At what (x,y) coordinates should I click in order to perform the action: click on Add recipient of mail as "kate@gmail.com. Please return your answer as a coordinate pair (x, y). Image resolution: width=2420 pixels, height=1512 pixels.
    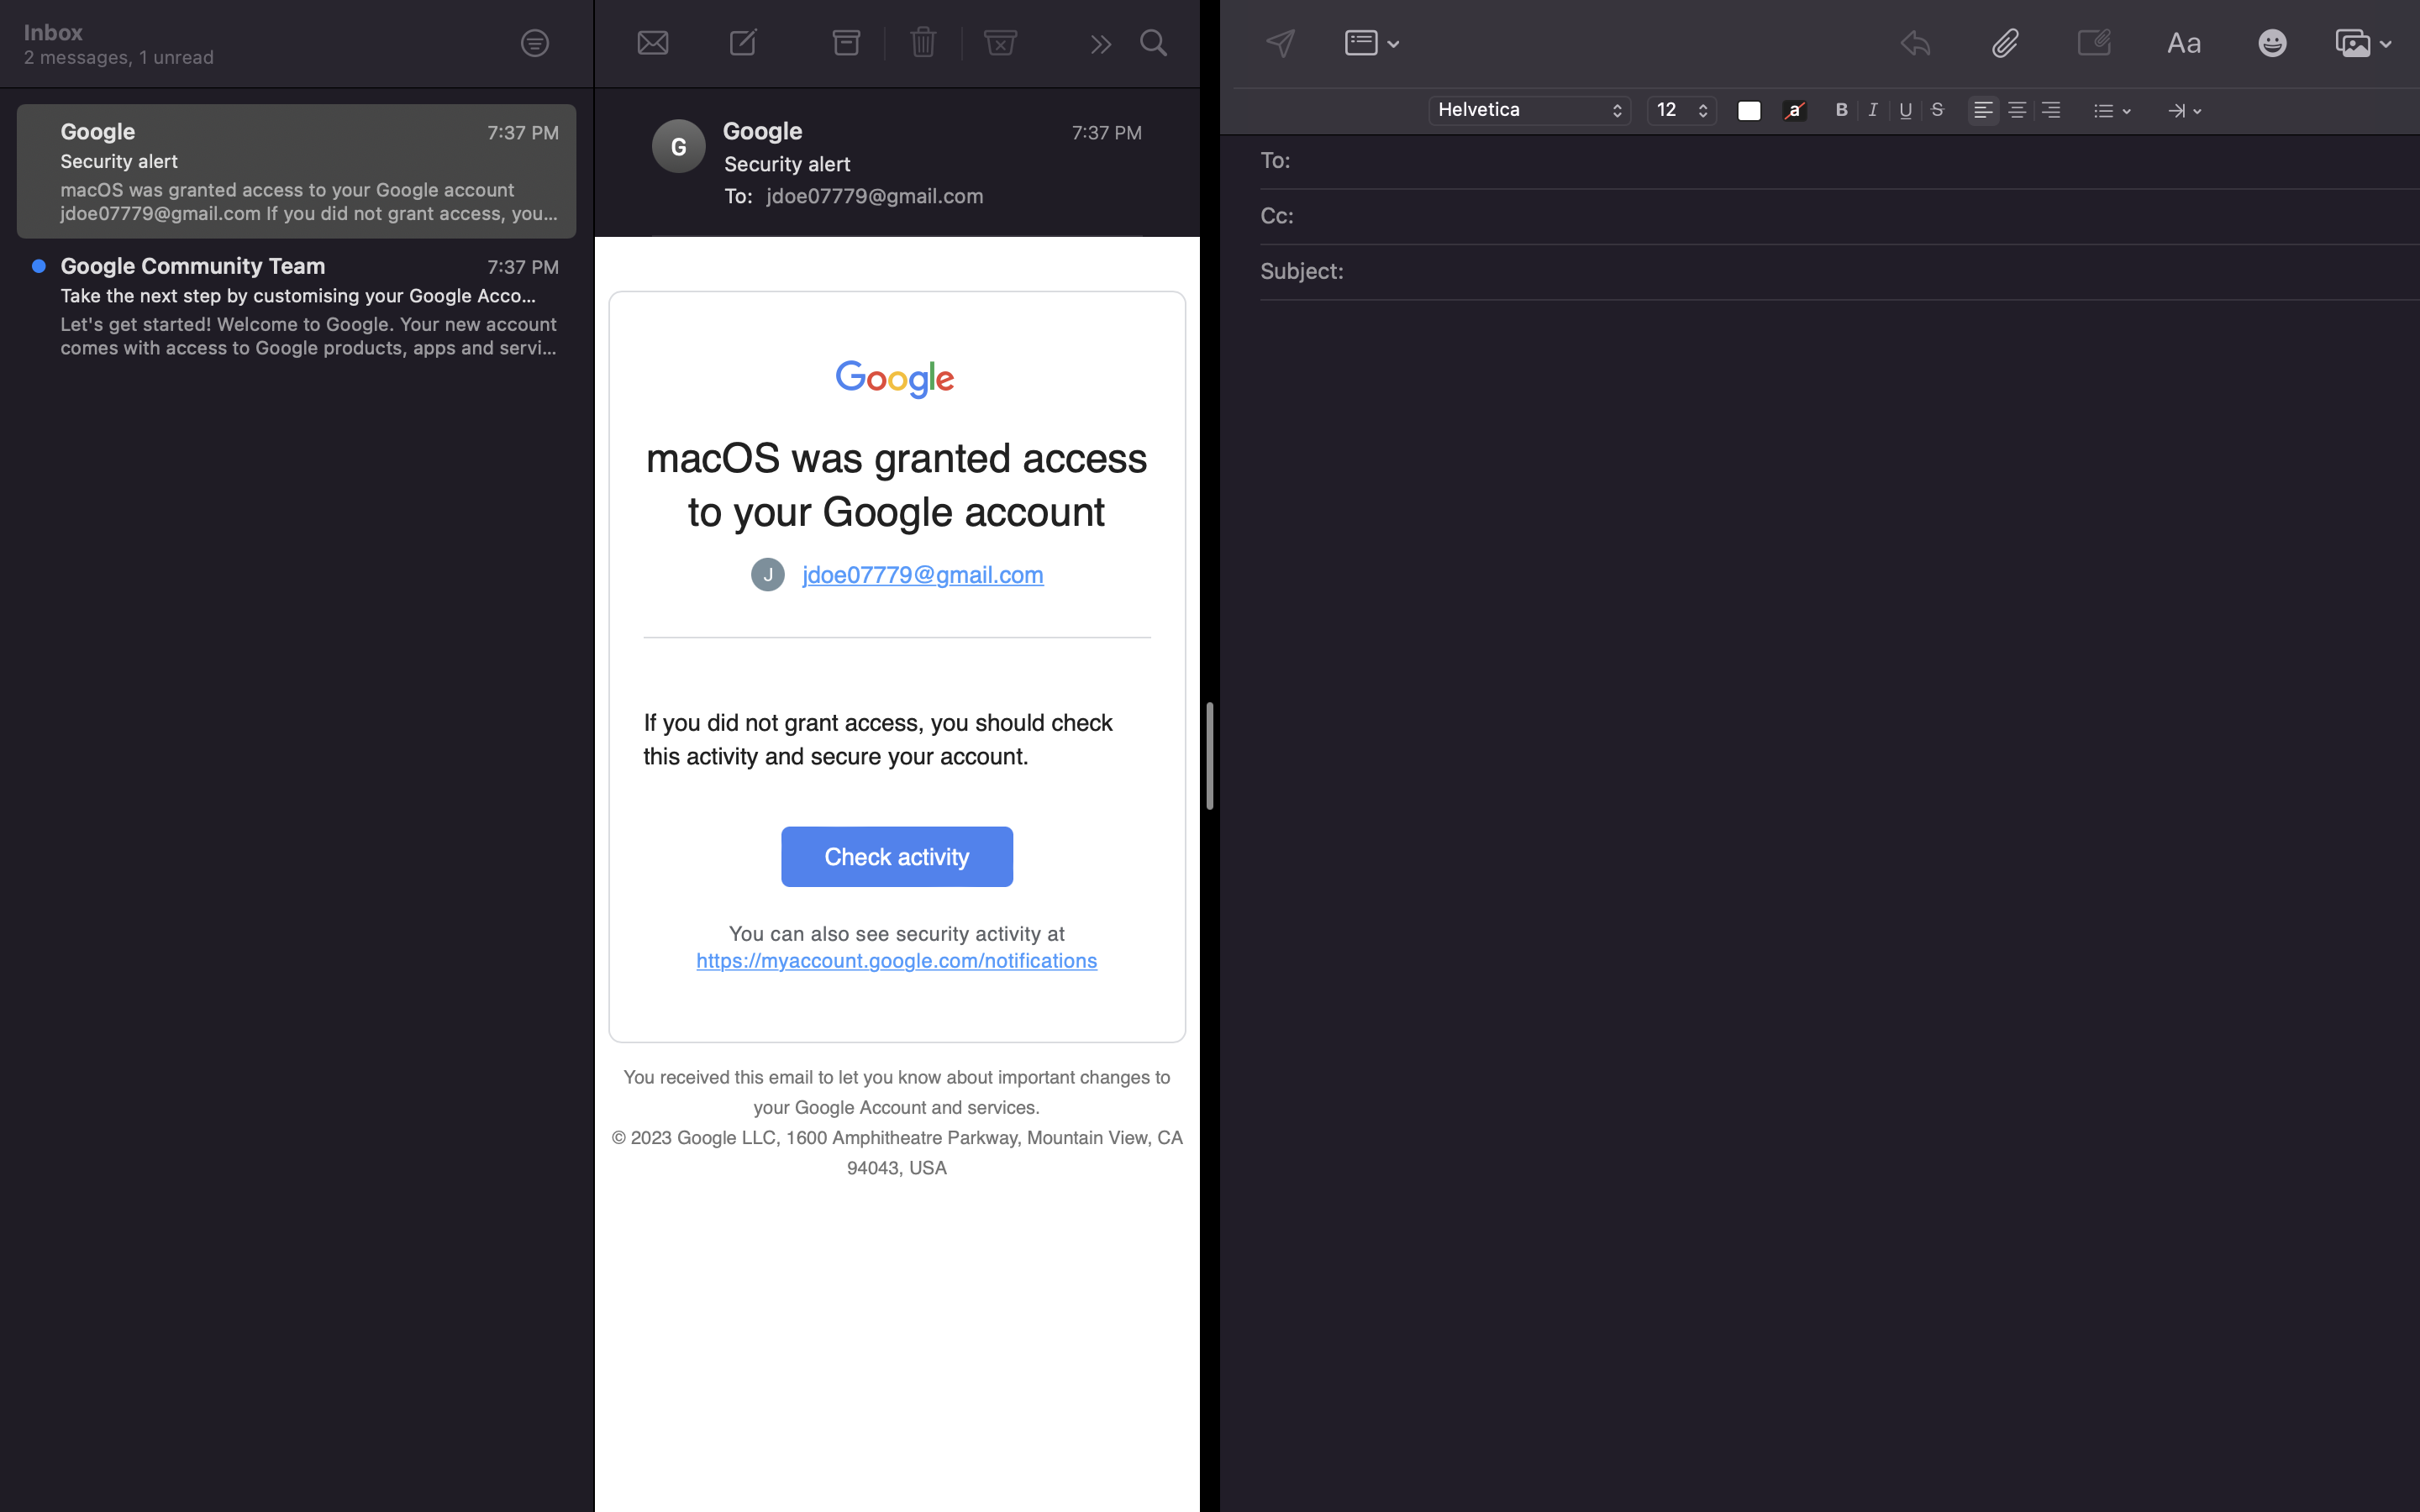
    Looking at the image, I should click on (1854, 162).